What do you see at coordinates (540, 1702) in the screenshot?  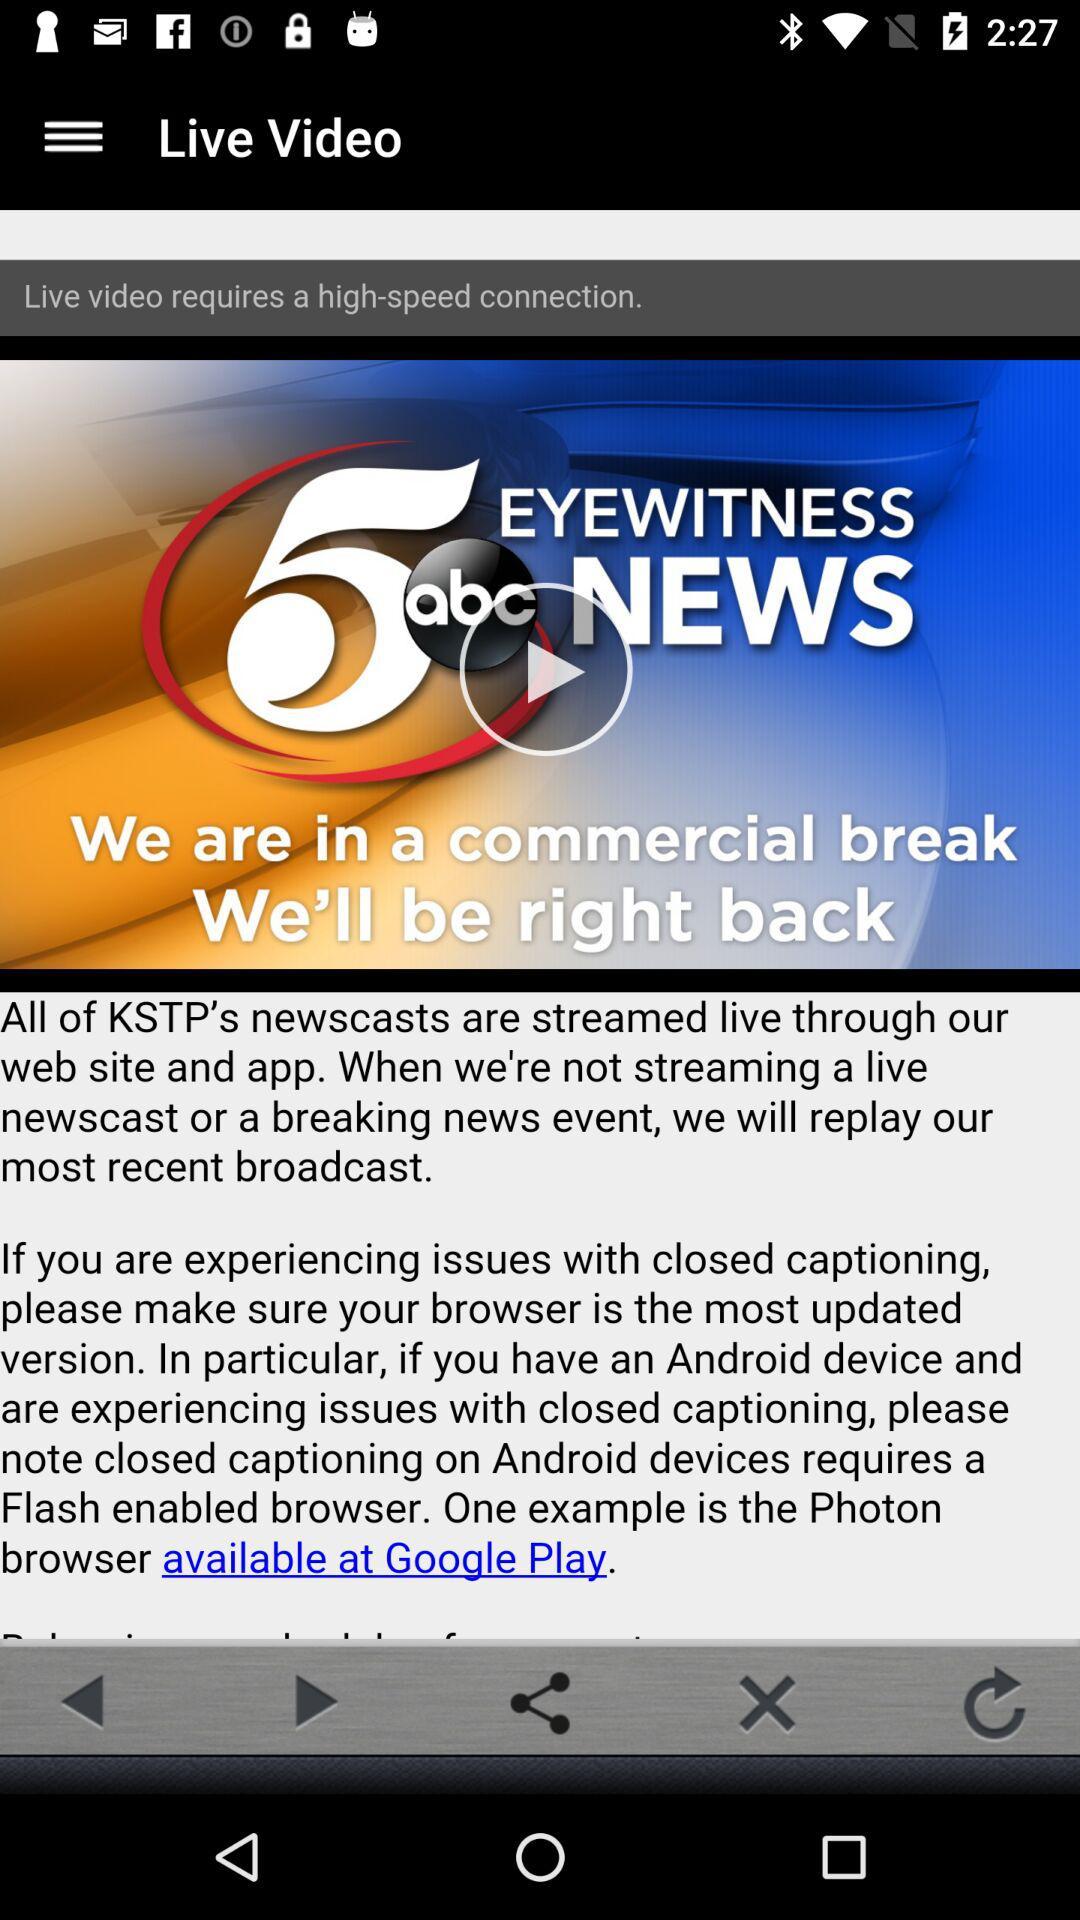 I see `share` at bounding box center [540, 1702].